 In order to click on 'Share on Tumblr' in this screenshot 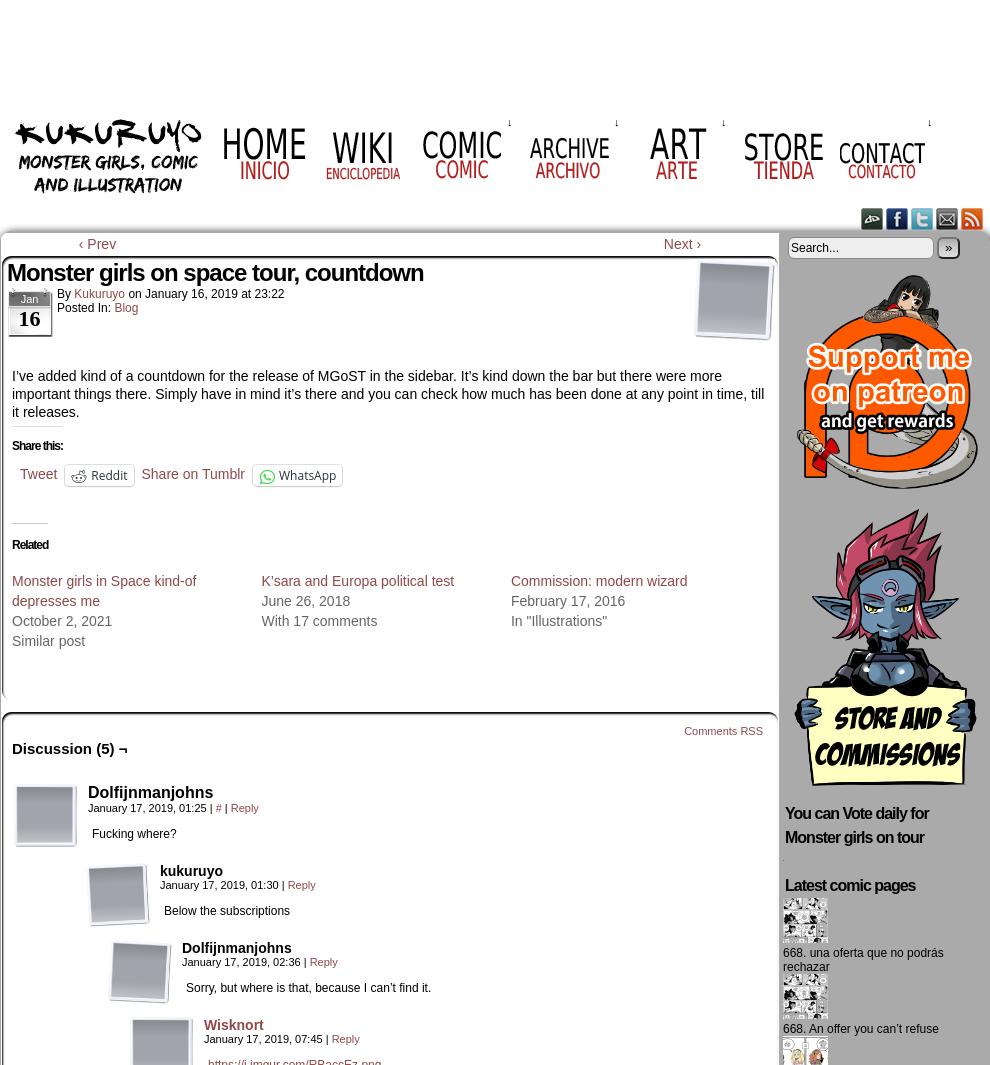, I will do `click(192, 473)`.